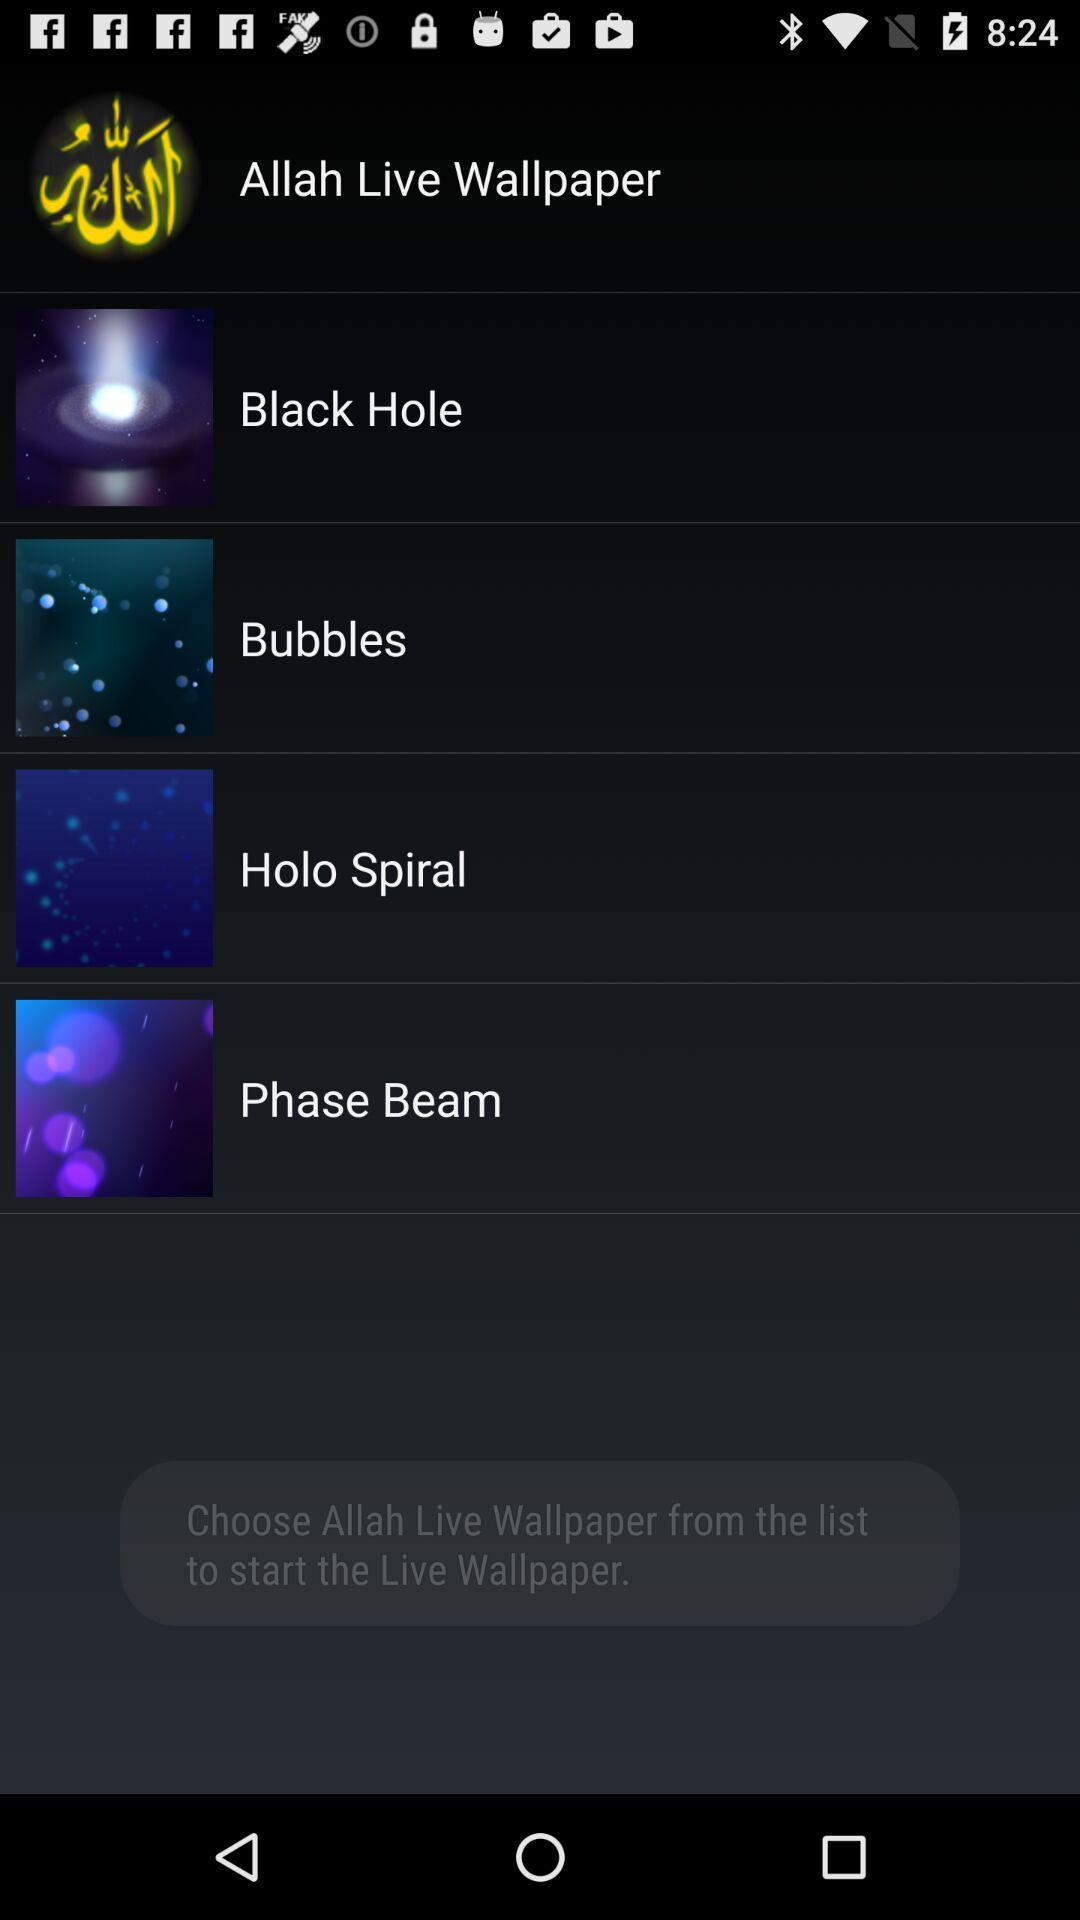 Image resolution: width=1080 pixels, height=1920 pixels. I want to click on the black hole app, so click(350, 406).